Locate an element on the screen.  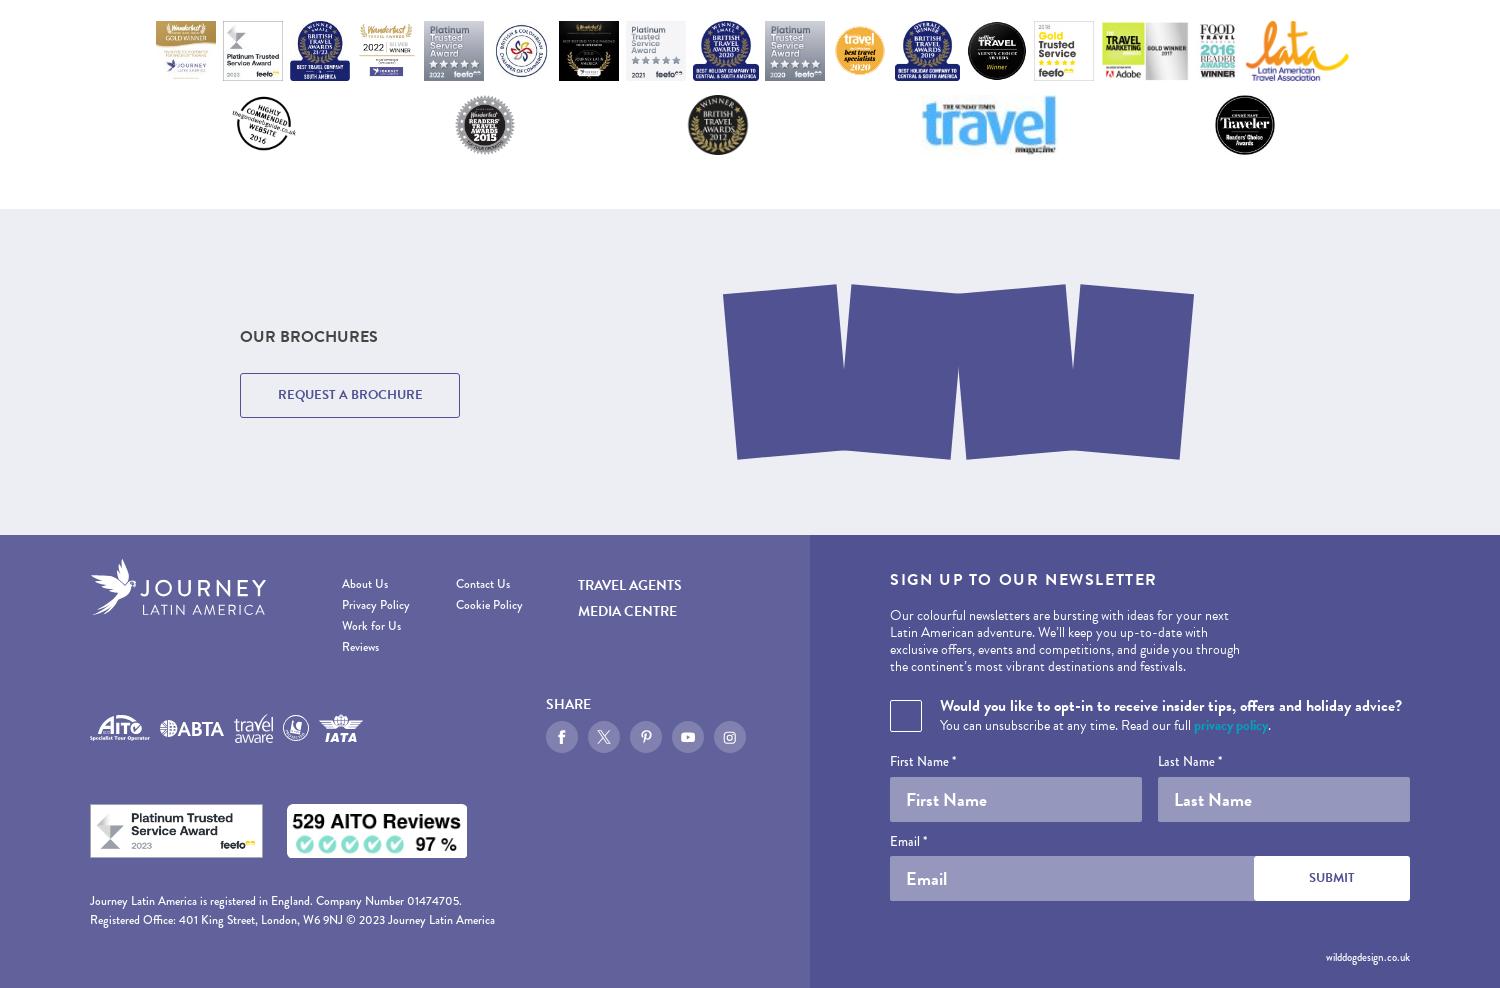
'Contact Us' is located at coordinates (480, 584).